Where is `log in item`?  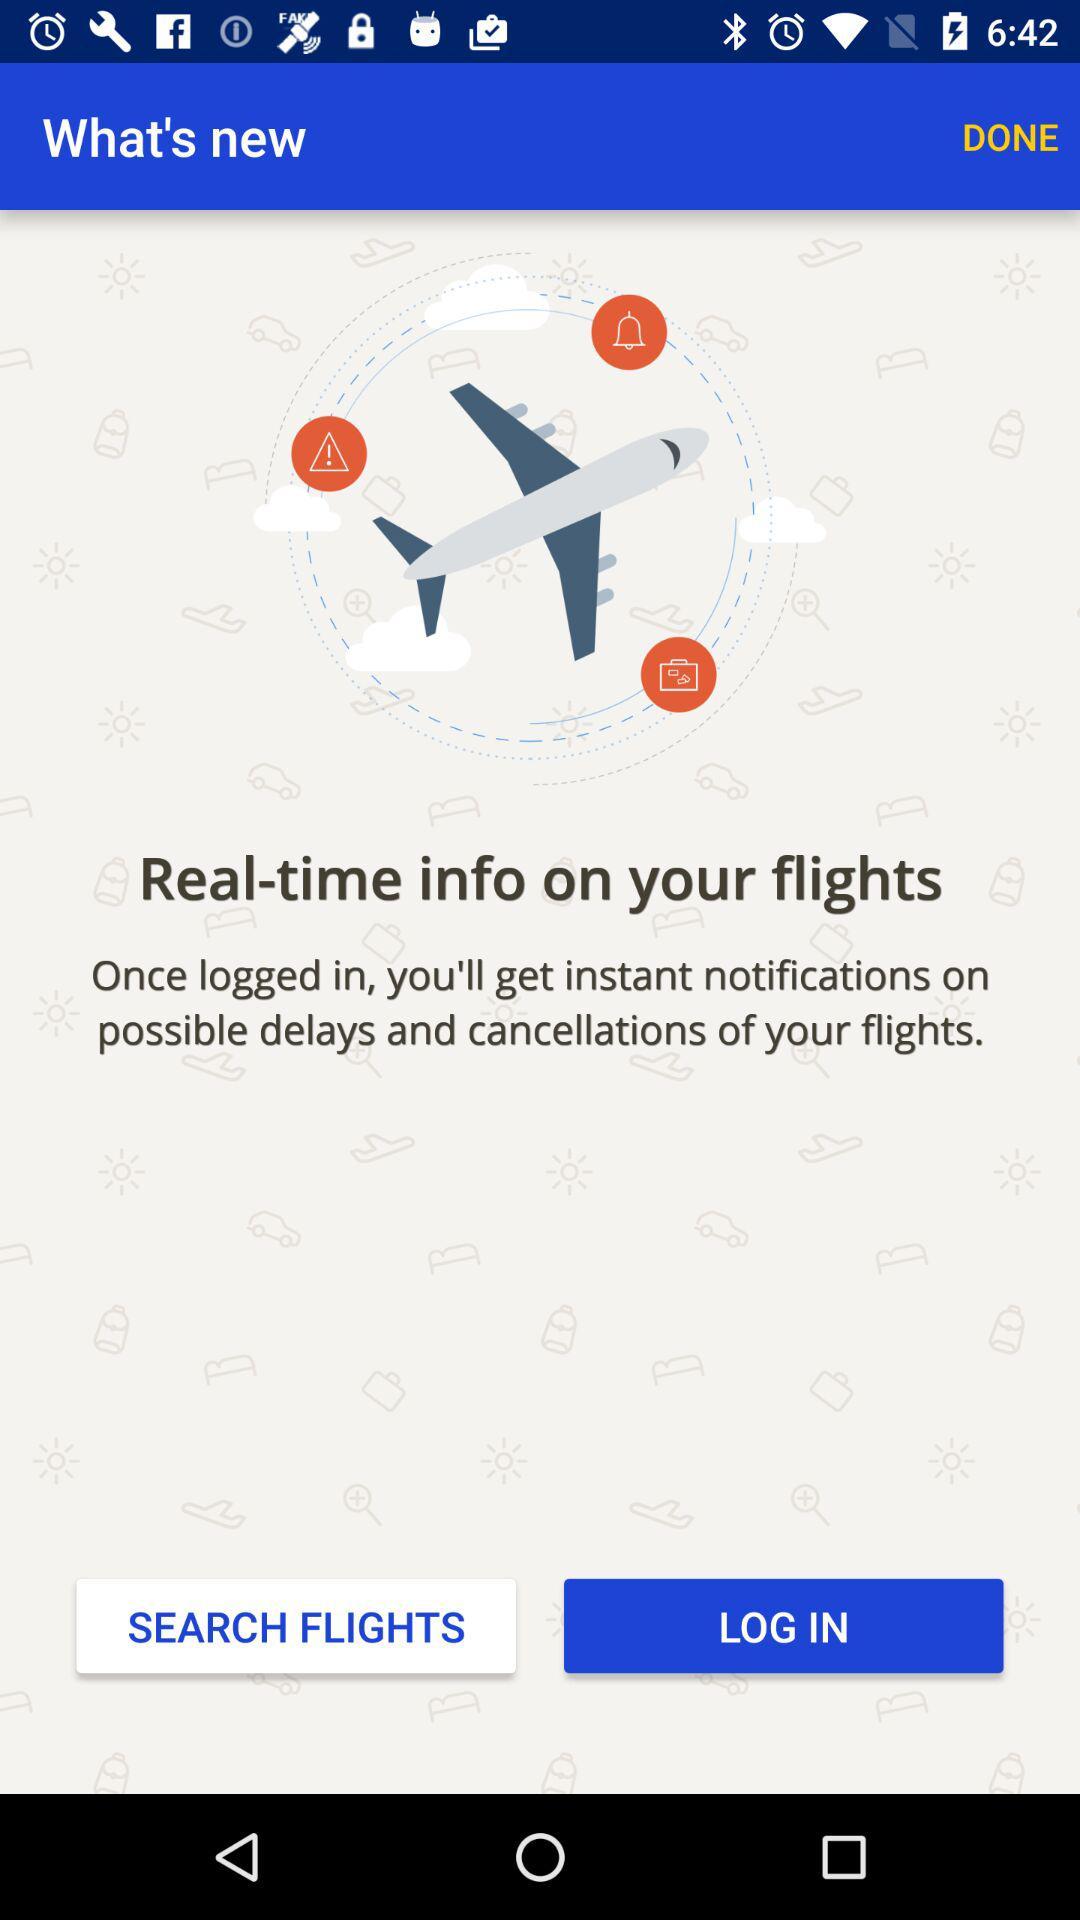
log in item is located at coordinates (782, 1626).